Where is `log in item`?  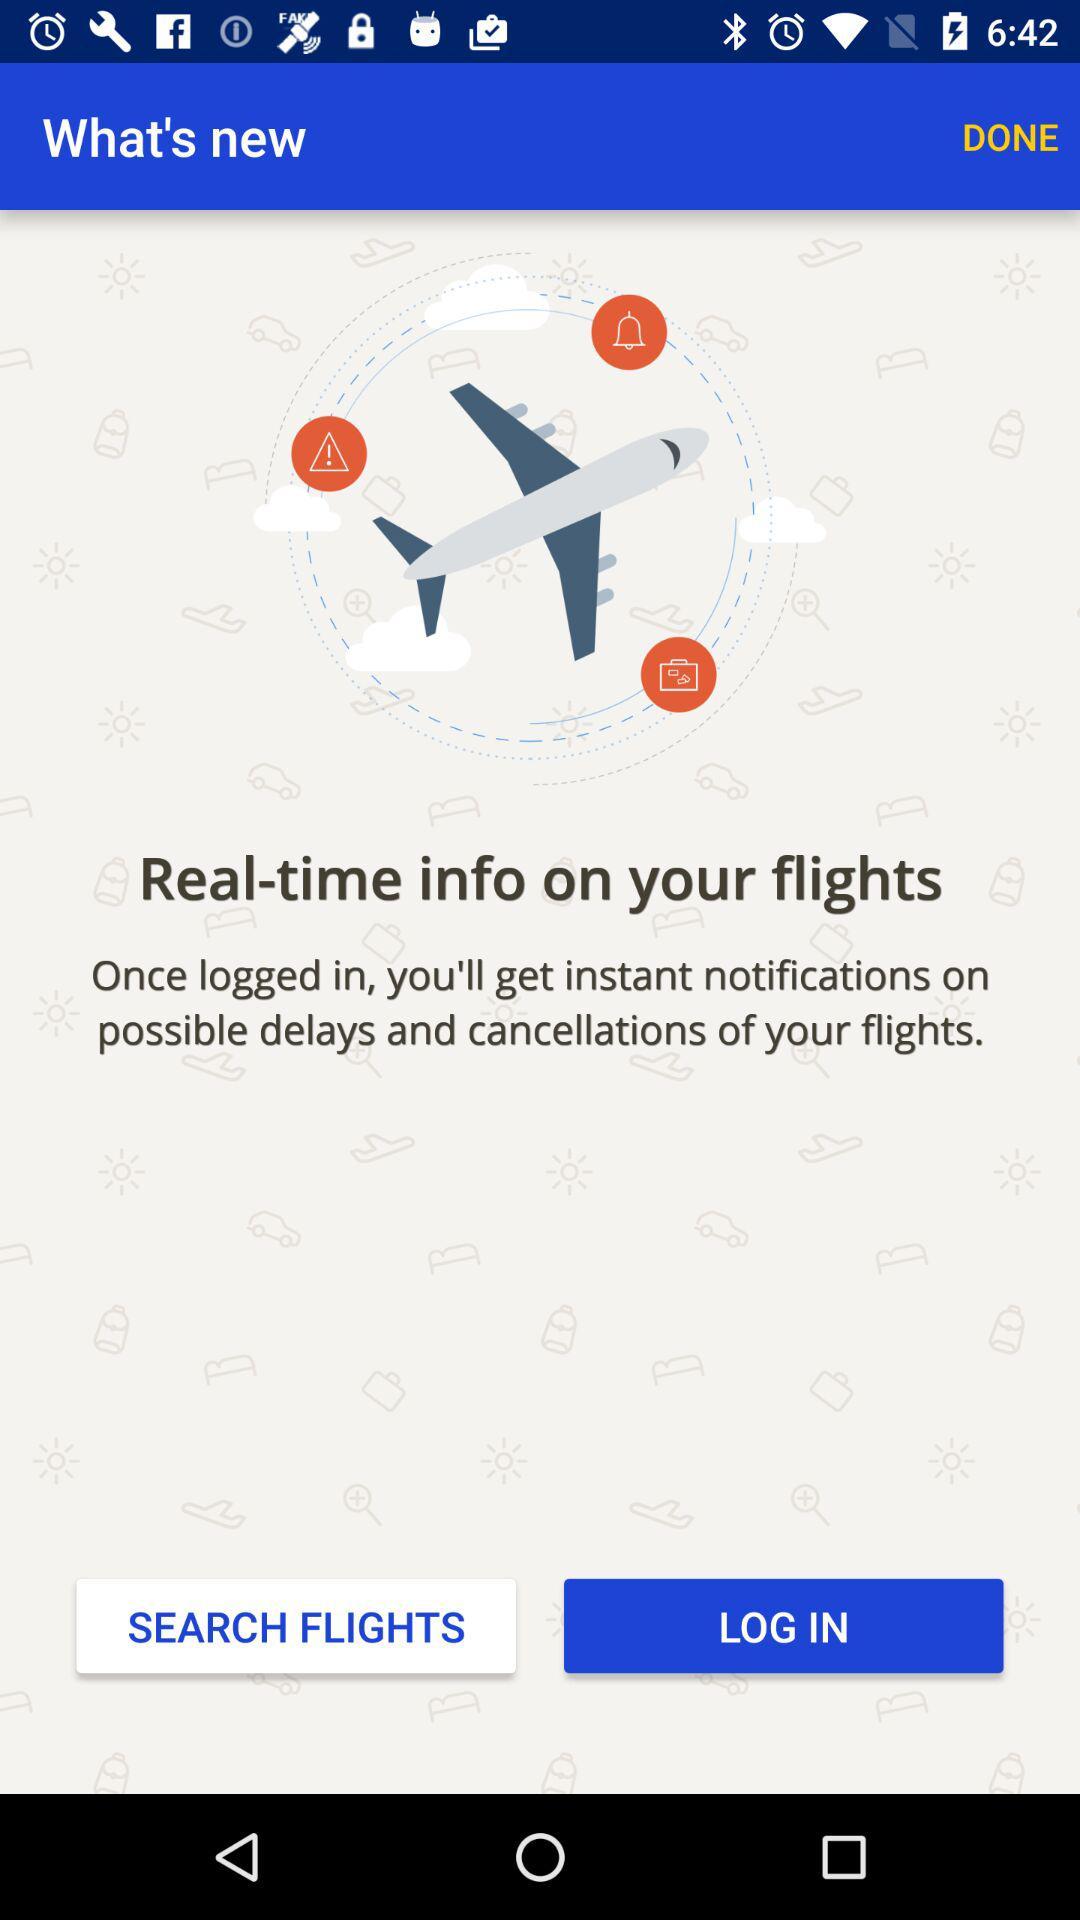
log in item is located at coordinates (782, 1626).